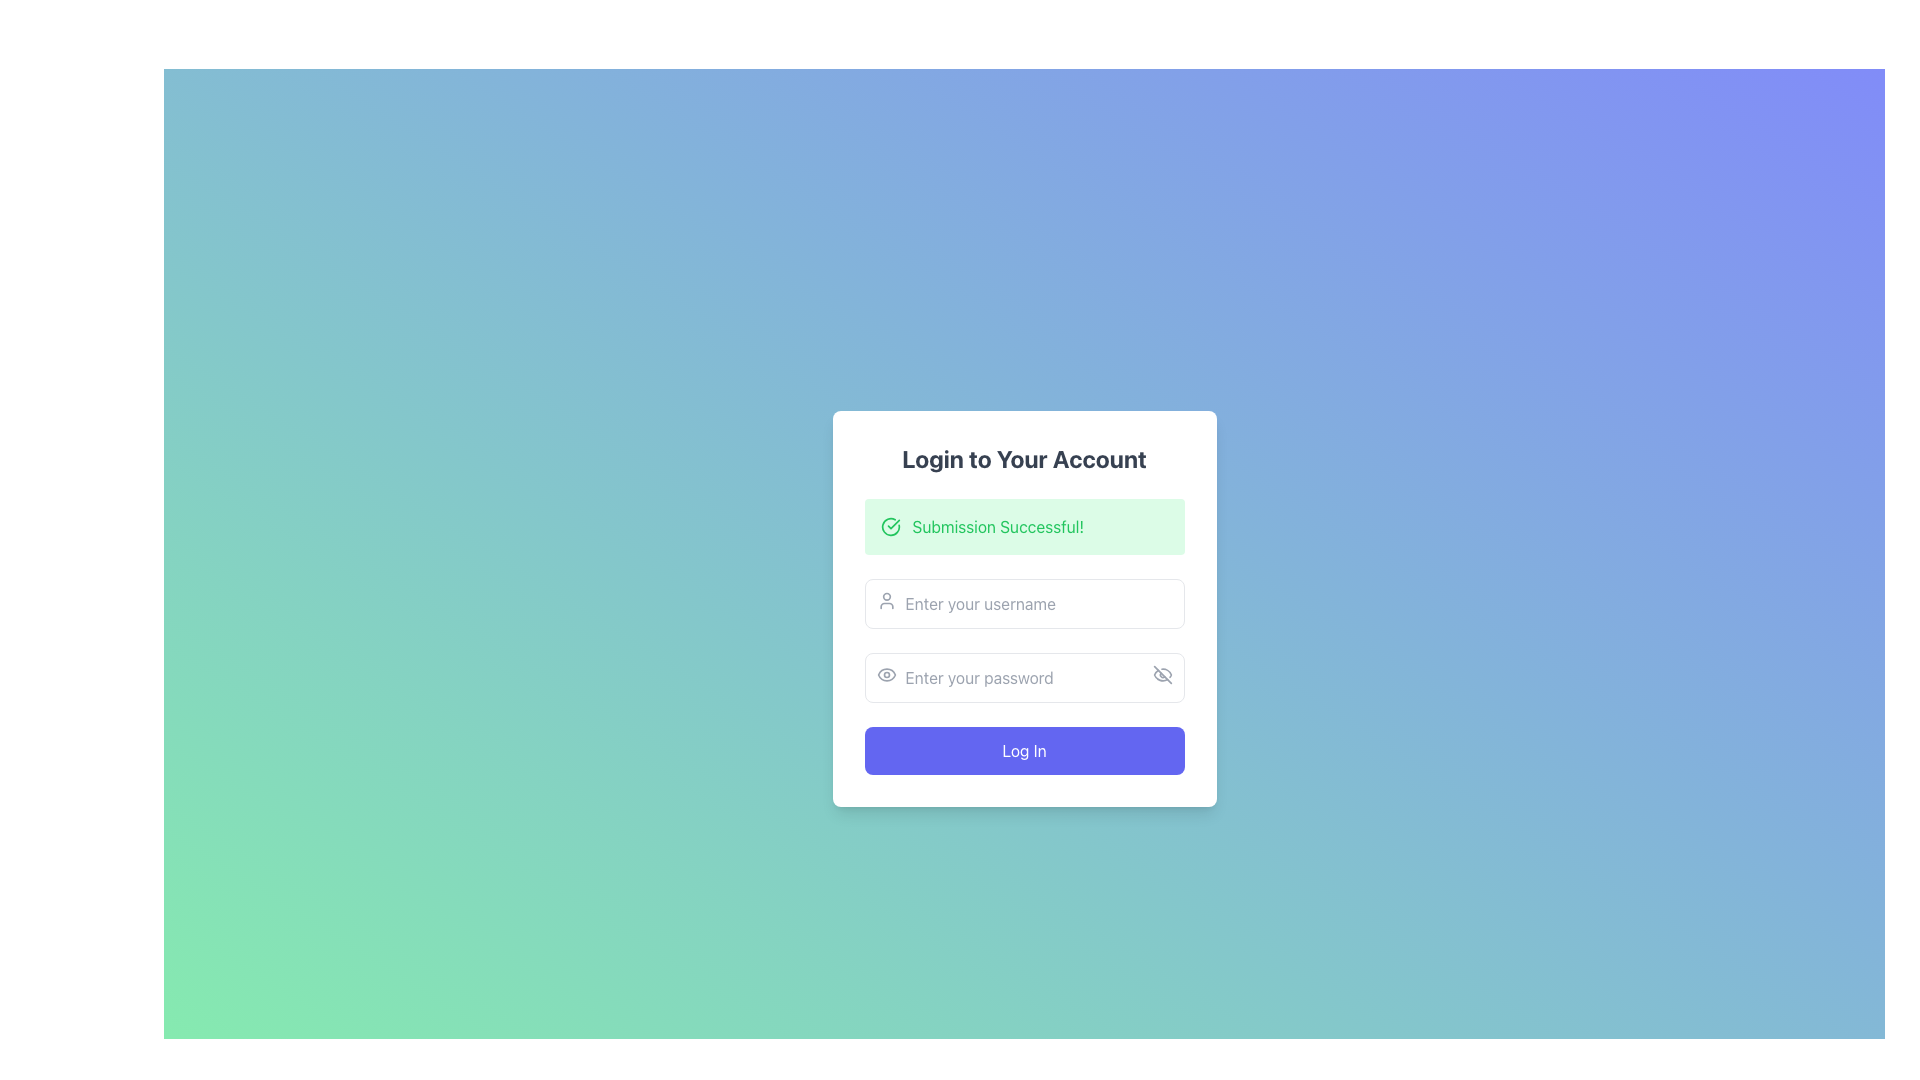 Image resolution: width=1920 pixels, height=1080 pixels. Describe the element at coordinates (1162, 675) in the screenshot. I see `the eye icon element that toggles the visibility of the password field's contents, located inside the password input field at the far right` at that location.